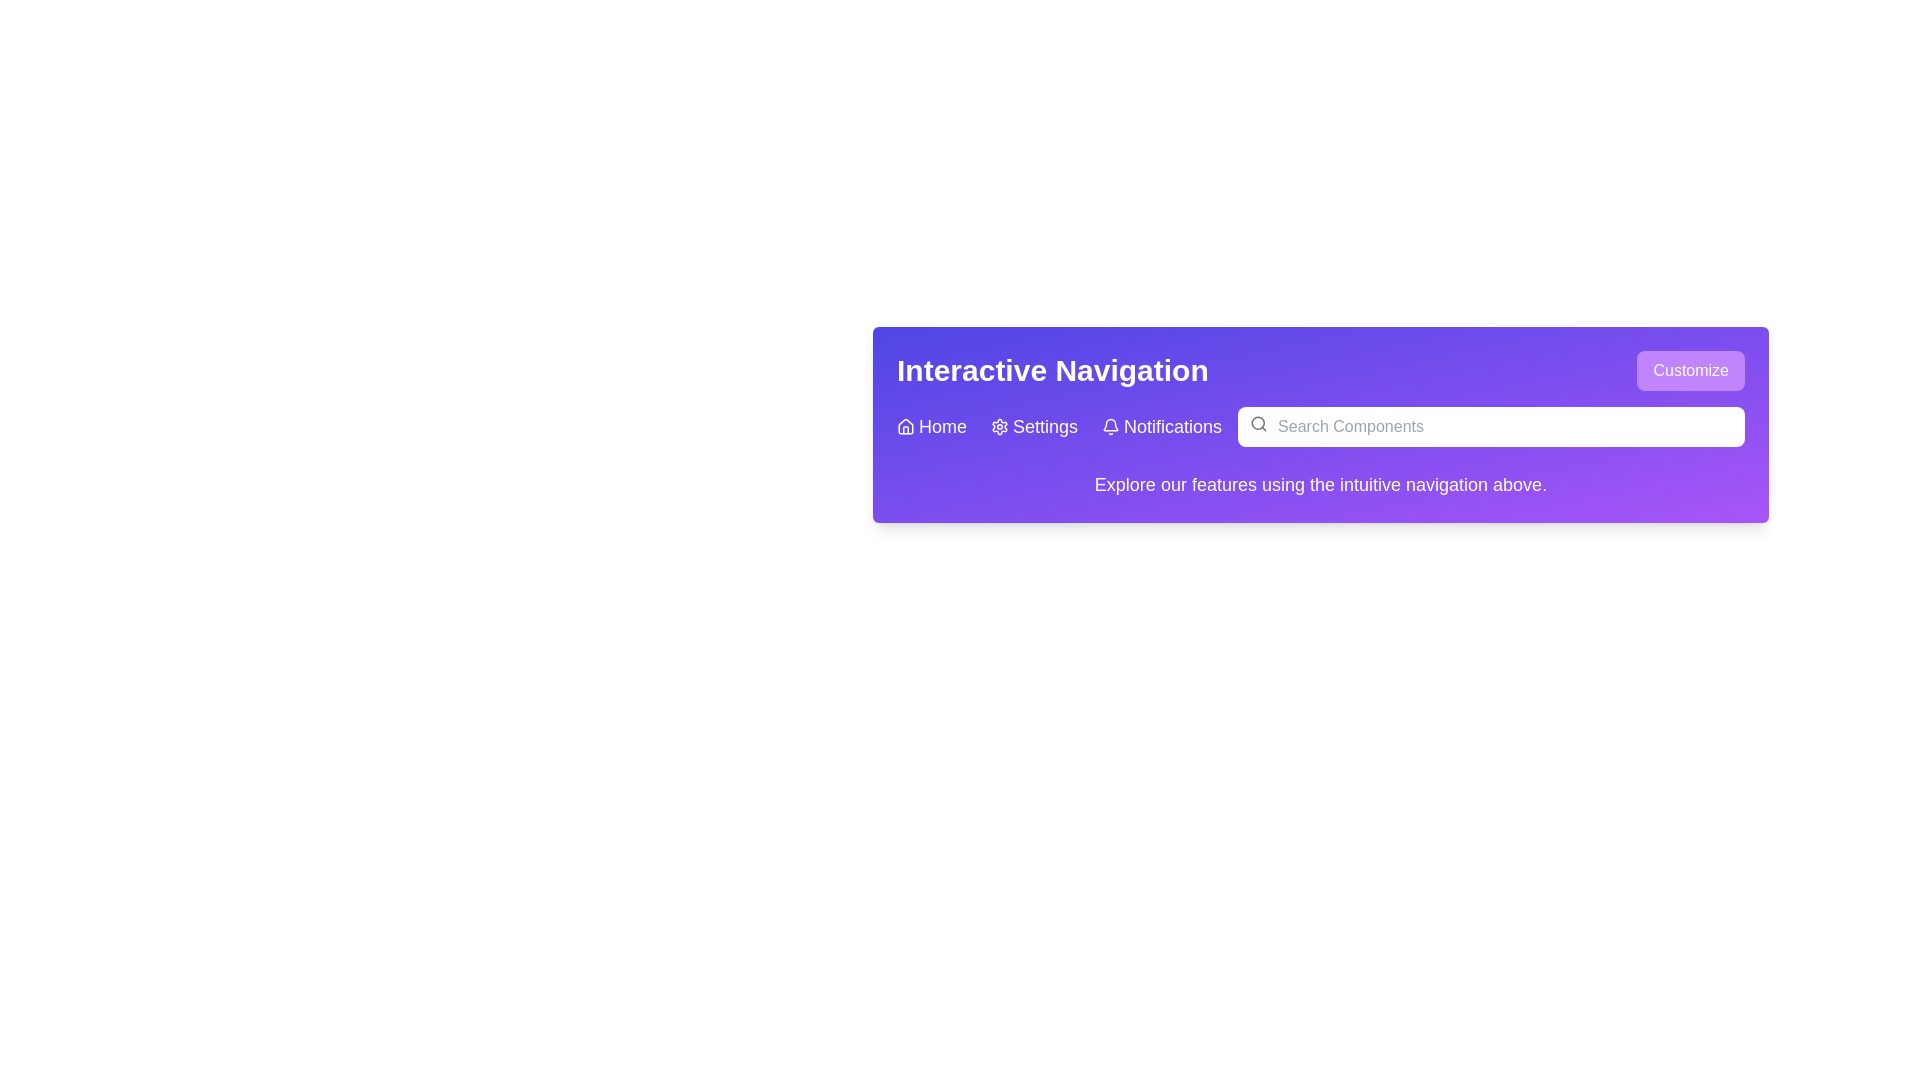  Describe the element at coordinates (999, 426) in the screenshot. I see `the 'Settings' icon located in the navigation bar` at that location.